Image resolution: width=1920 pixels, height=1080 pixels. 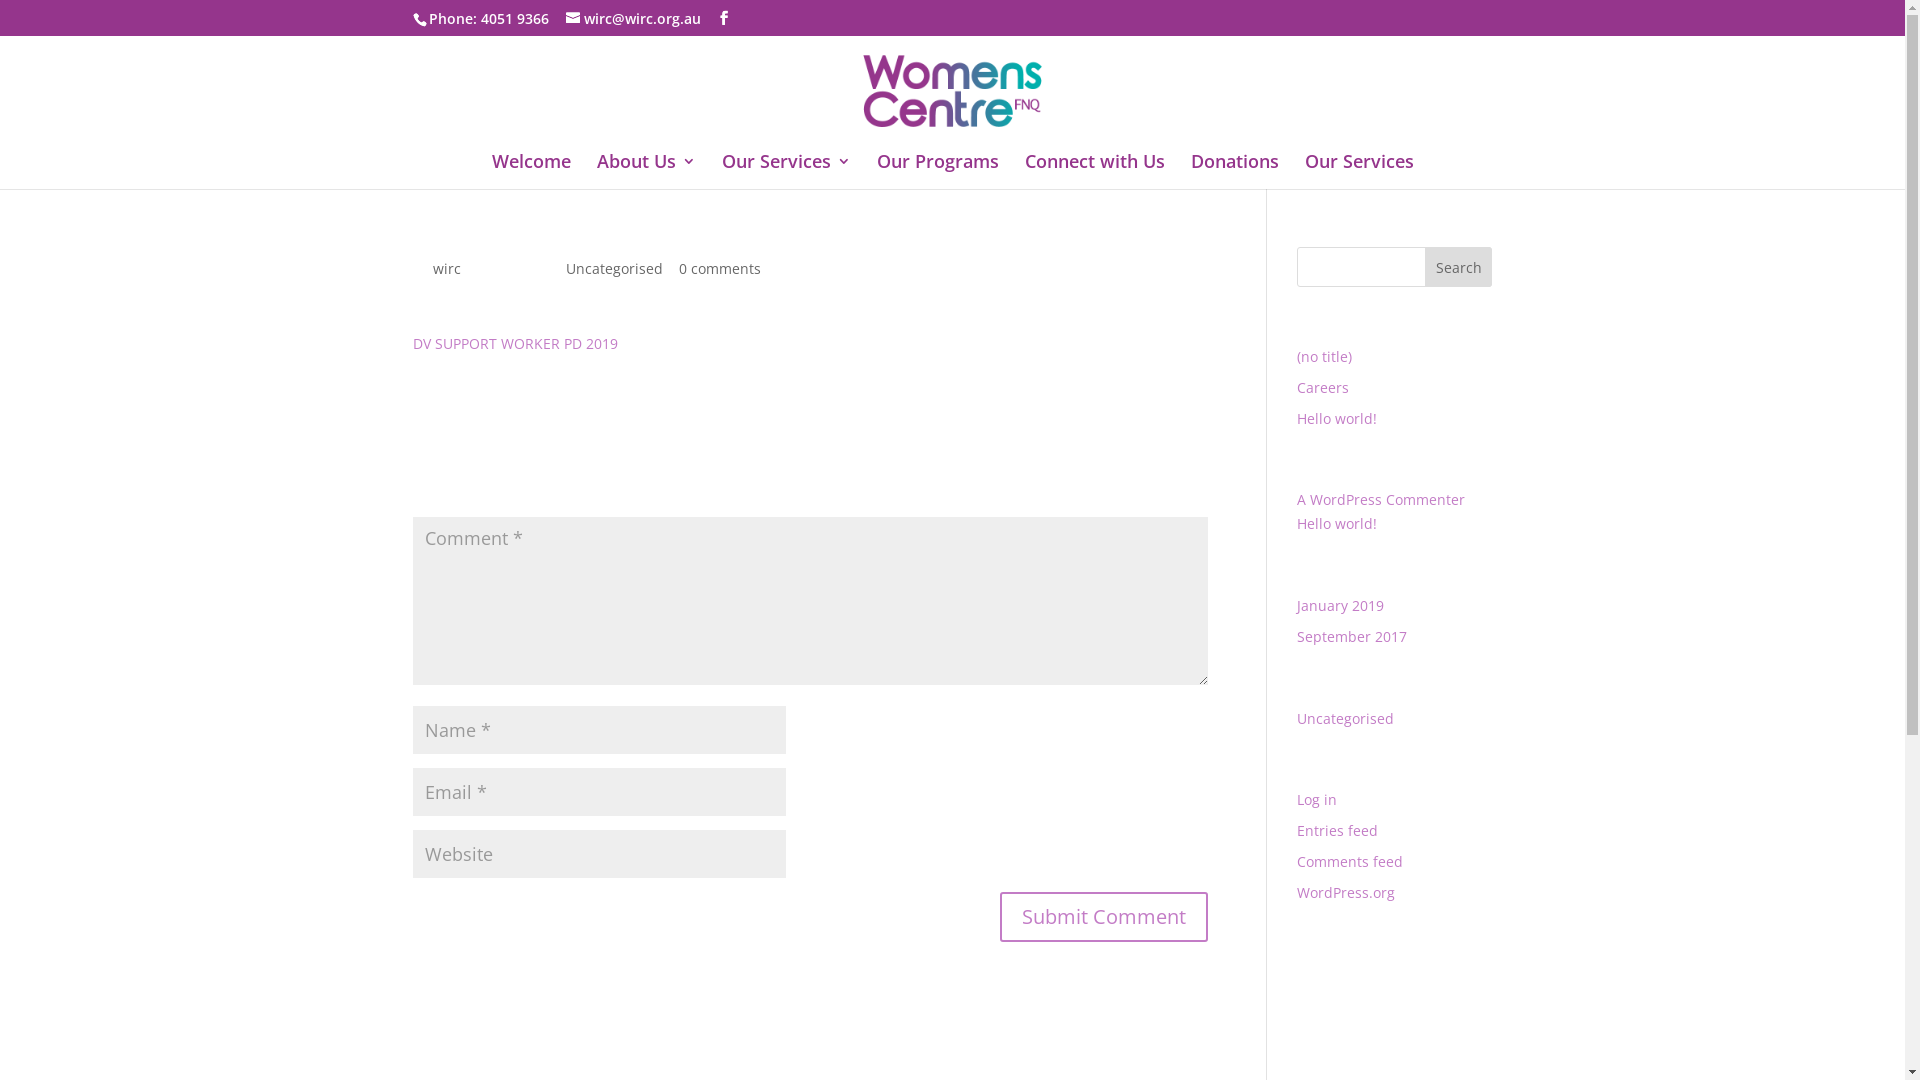 I want to click on 'wirc@wirc.org.au', so click(x=632, y=17).